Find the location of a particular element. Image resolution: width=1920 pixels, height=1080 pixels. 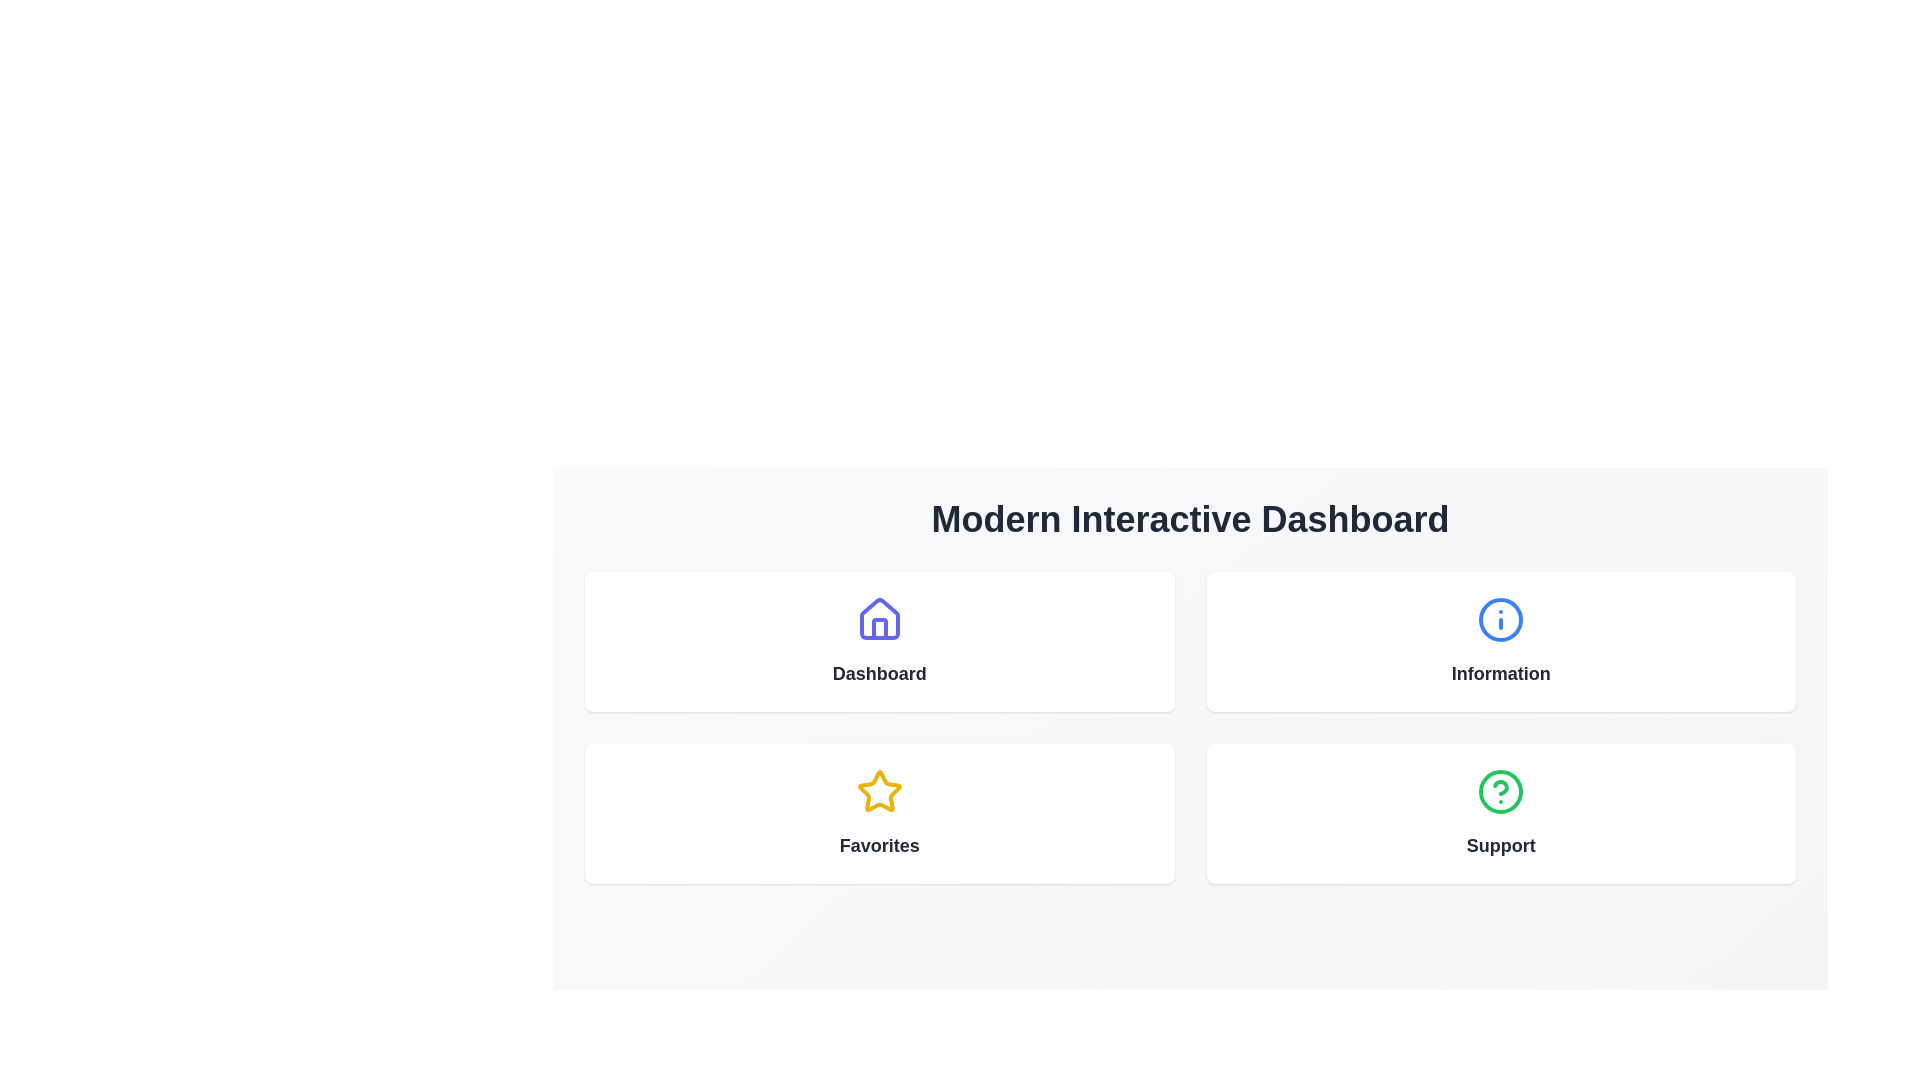

the vibrant yellow star-shaped icon located centrally above the text 'Favorites' in the 'Favorites' card, which is the third box in the second row of the grid layout is located at coordinates (879, 790).